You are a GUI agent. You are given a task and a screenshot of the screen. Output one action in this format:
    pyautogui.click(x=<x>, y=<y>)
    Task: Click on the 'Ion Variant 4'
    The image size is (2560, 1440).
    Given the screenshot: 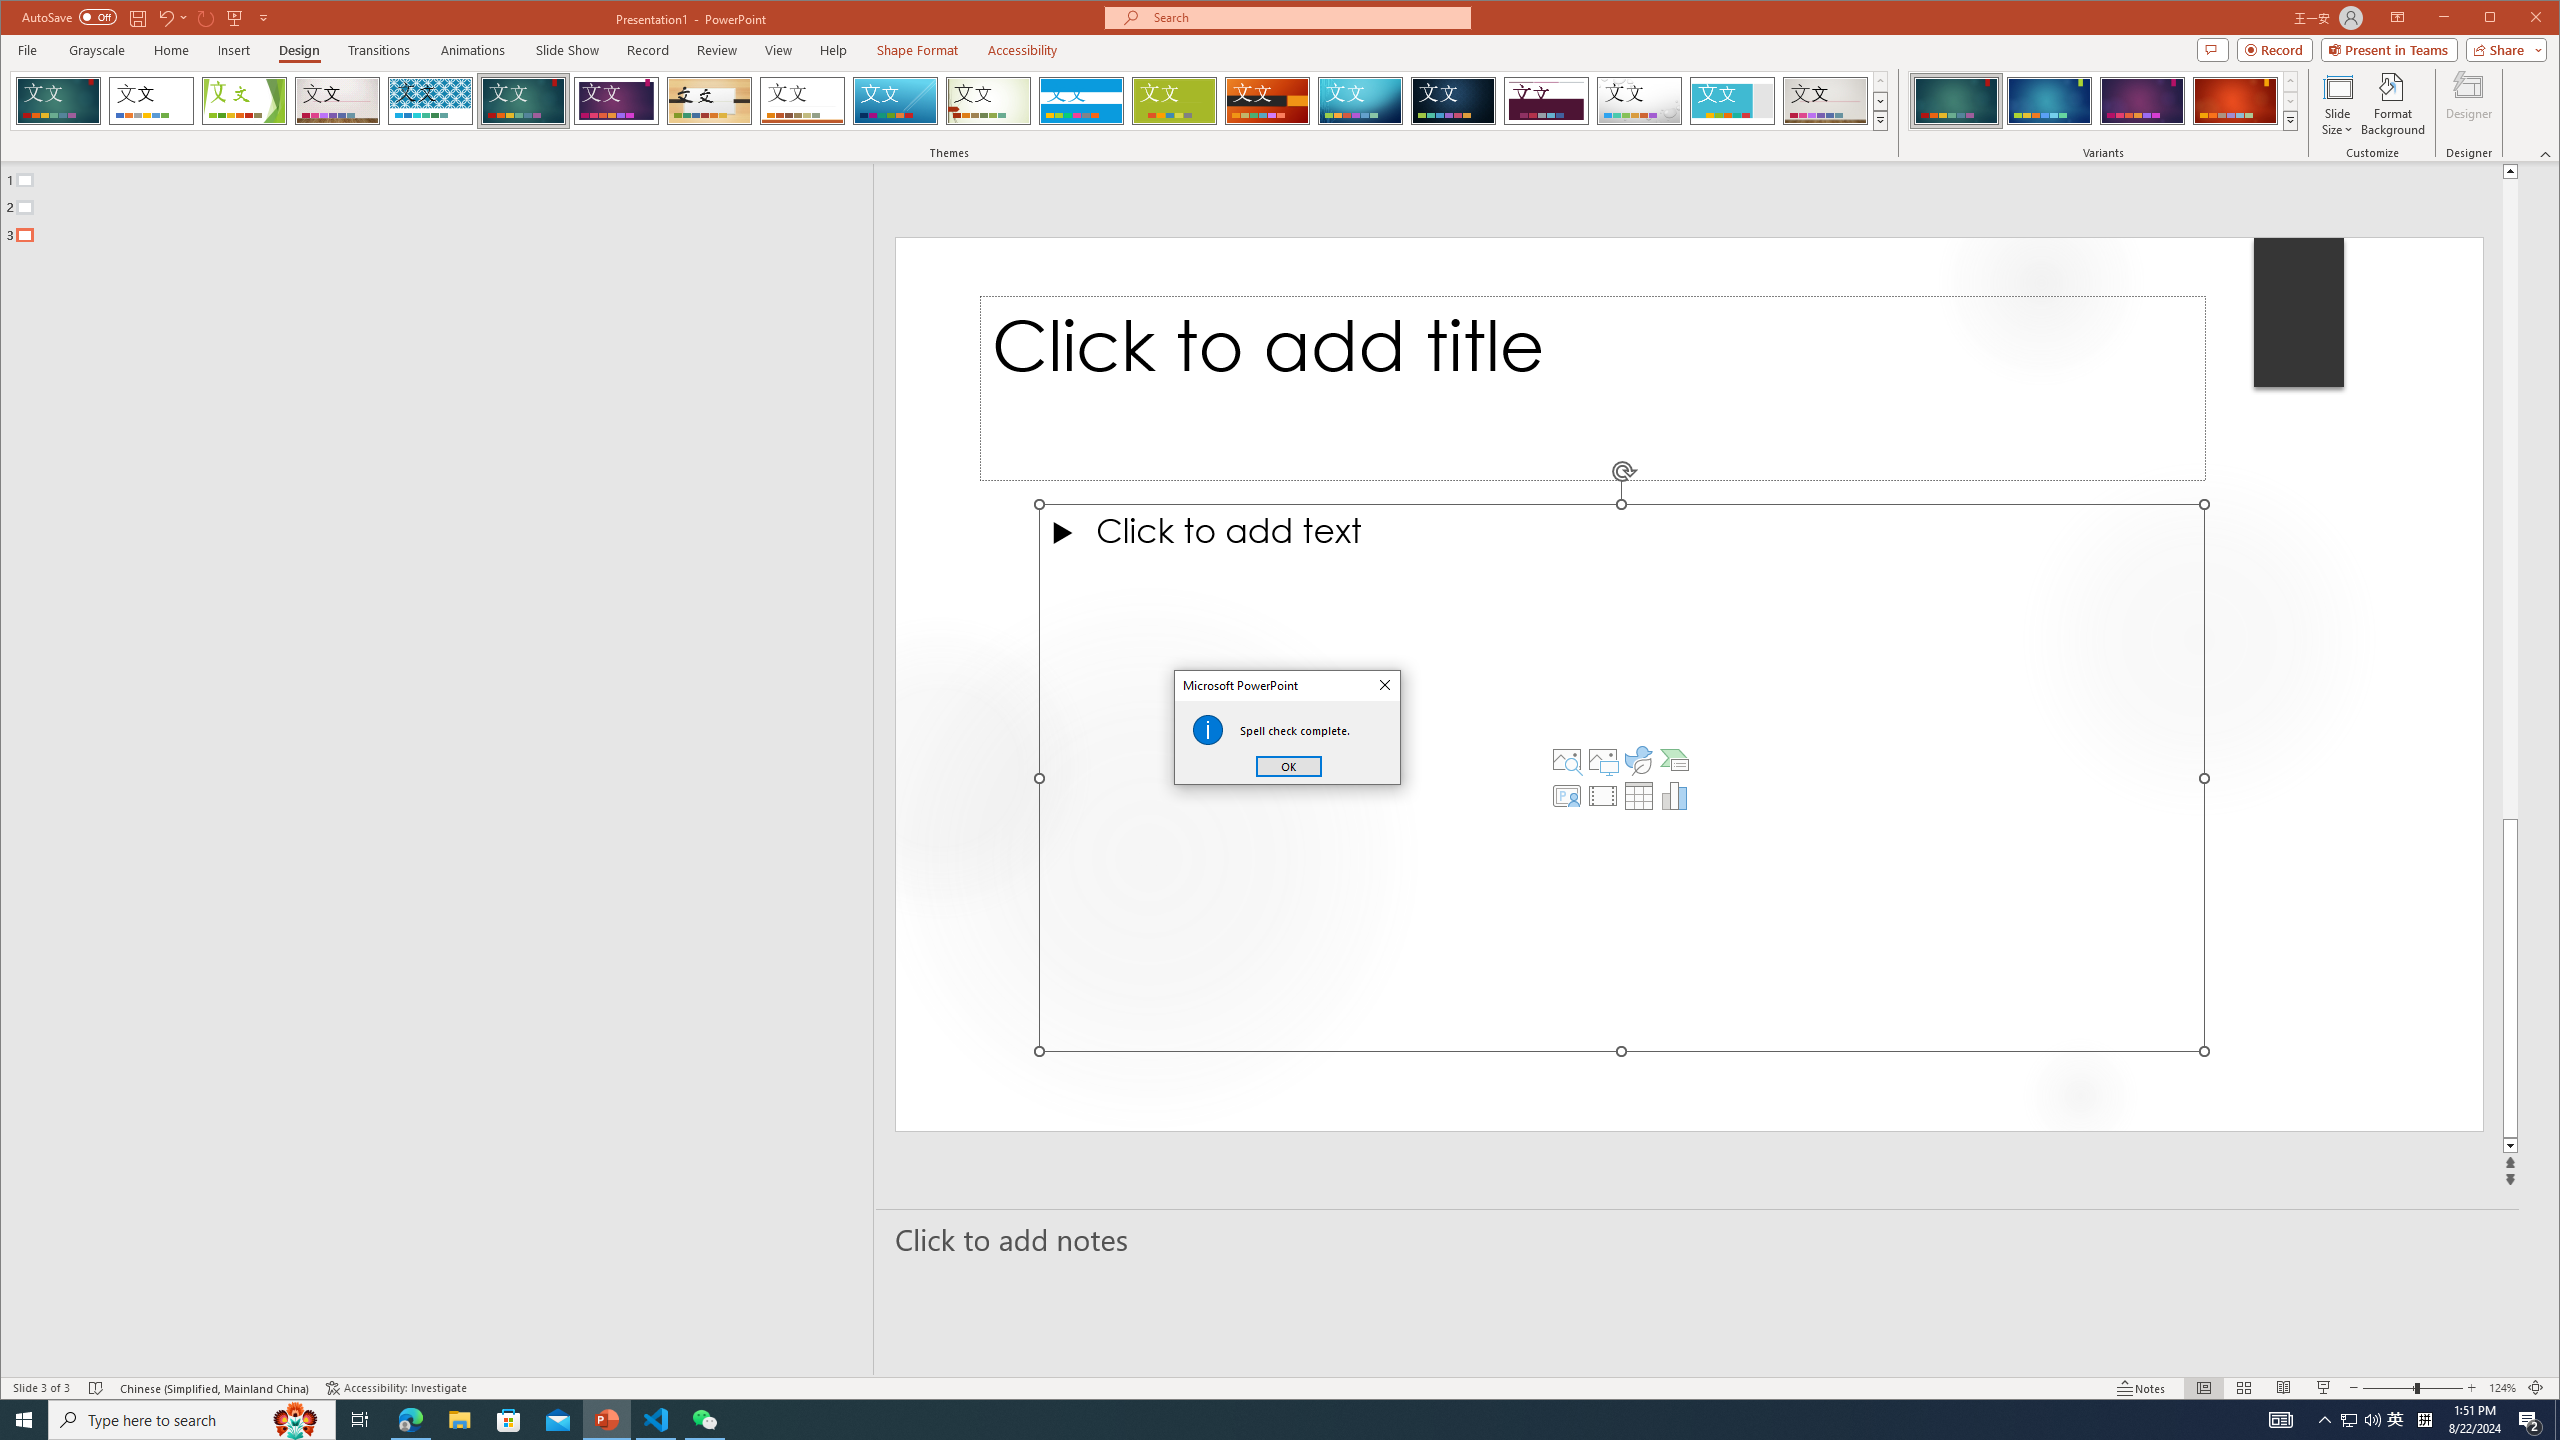 What is the action you would take?
    pyautogui.click(x=2233, y=100)
    